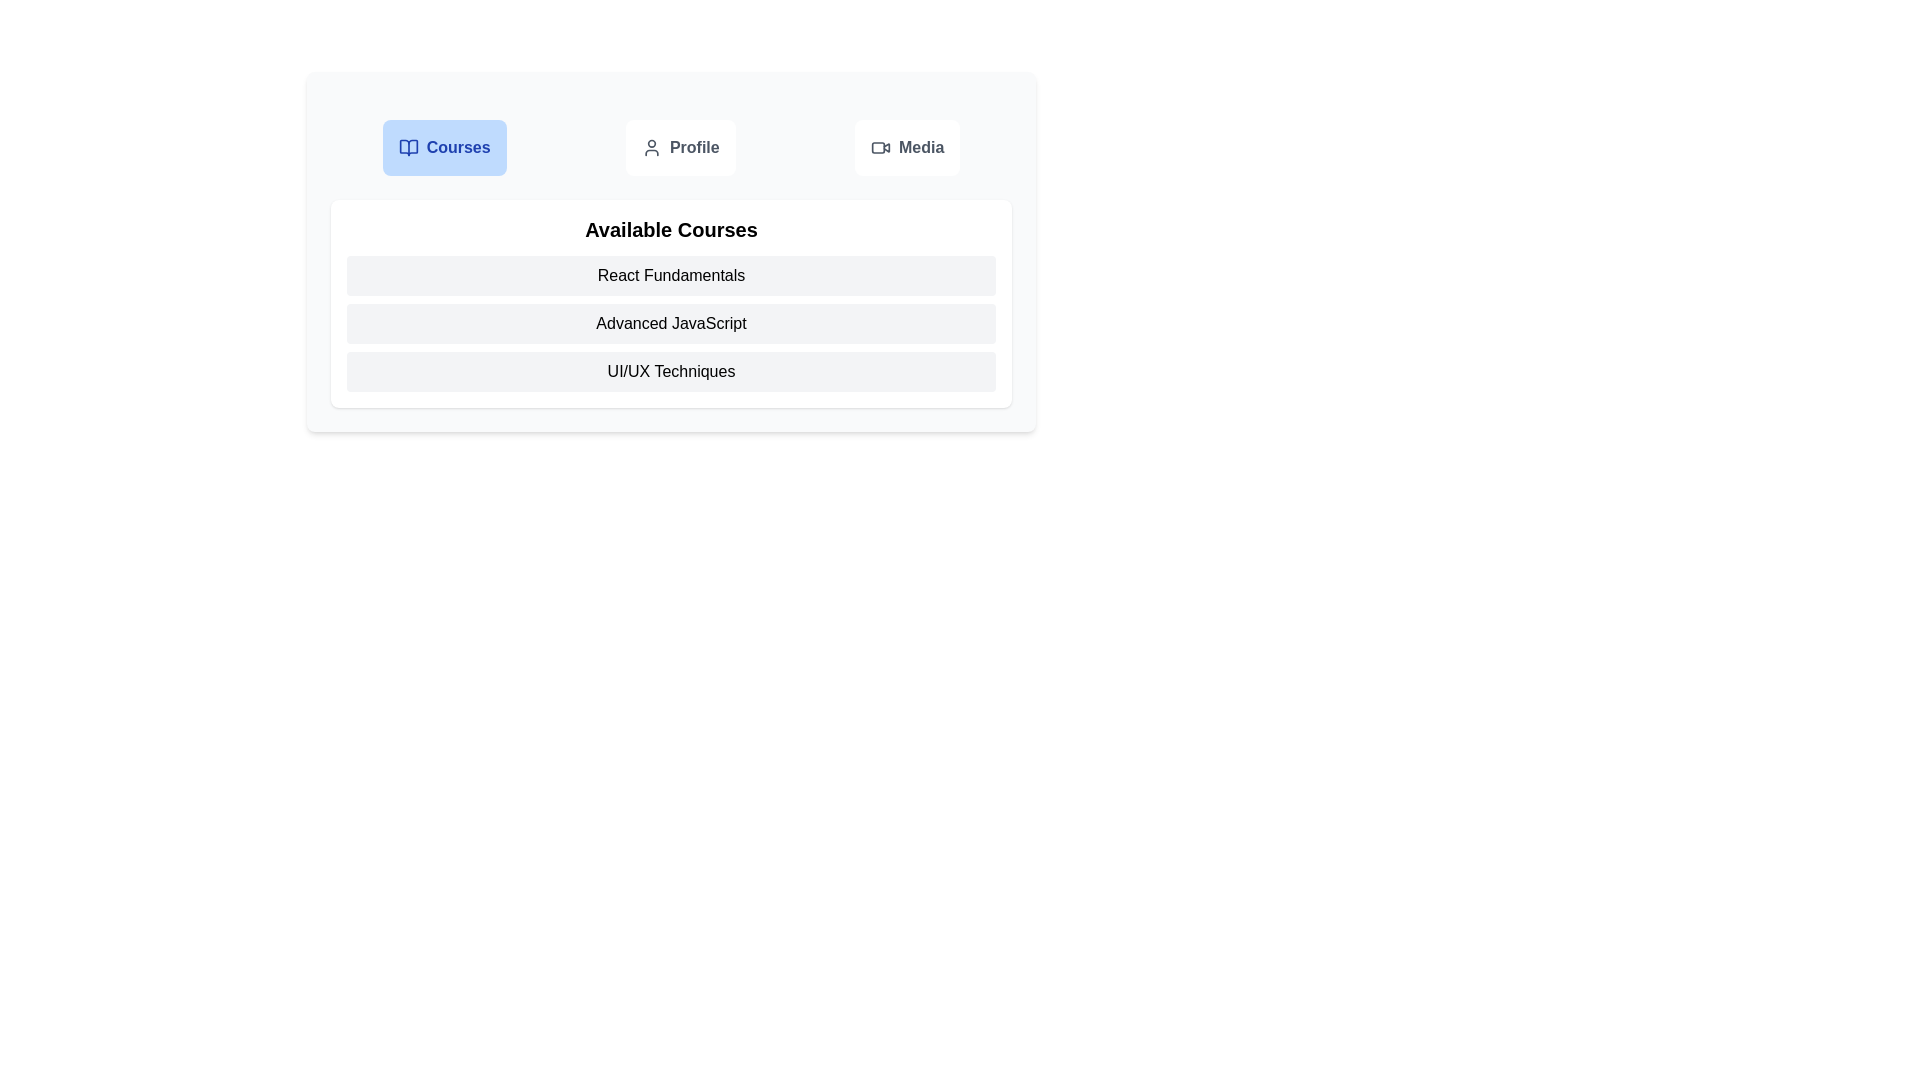 The height and width of the screenshot is (1080, 1920). What do you see at coordinates (680, 146) in the screenshot?
I see `the navigation button located centrally between the 'Courses' and 'Media' buttons to change its style` at bounding box center [680, 146].